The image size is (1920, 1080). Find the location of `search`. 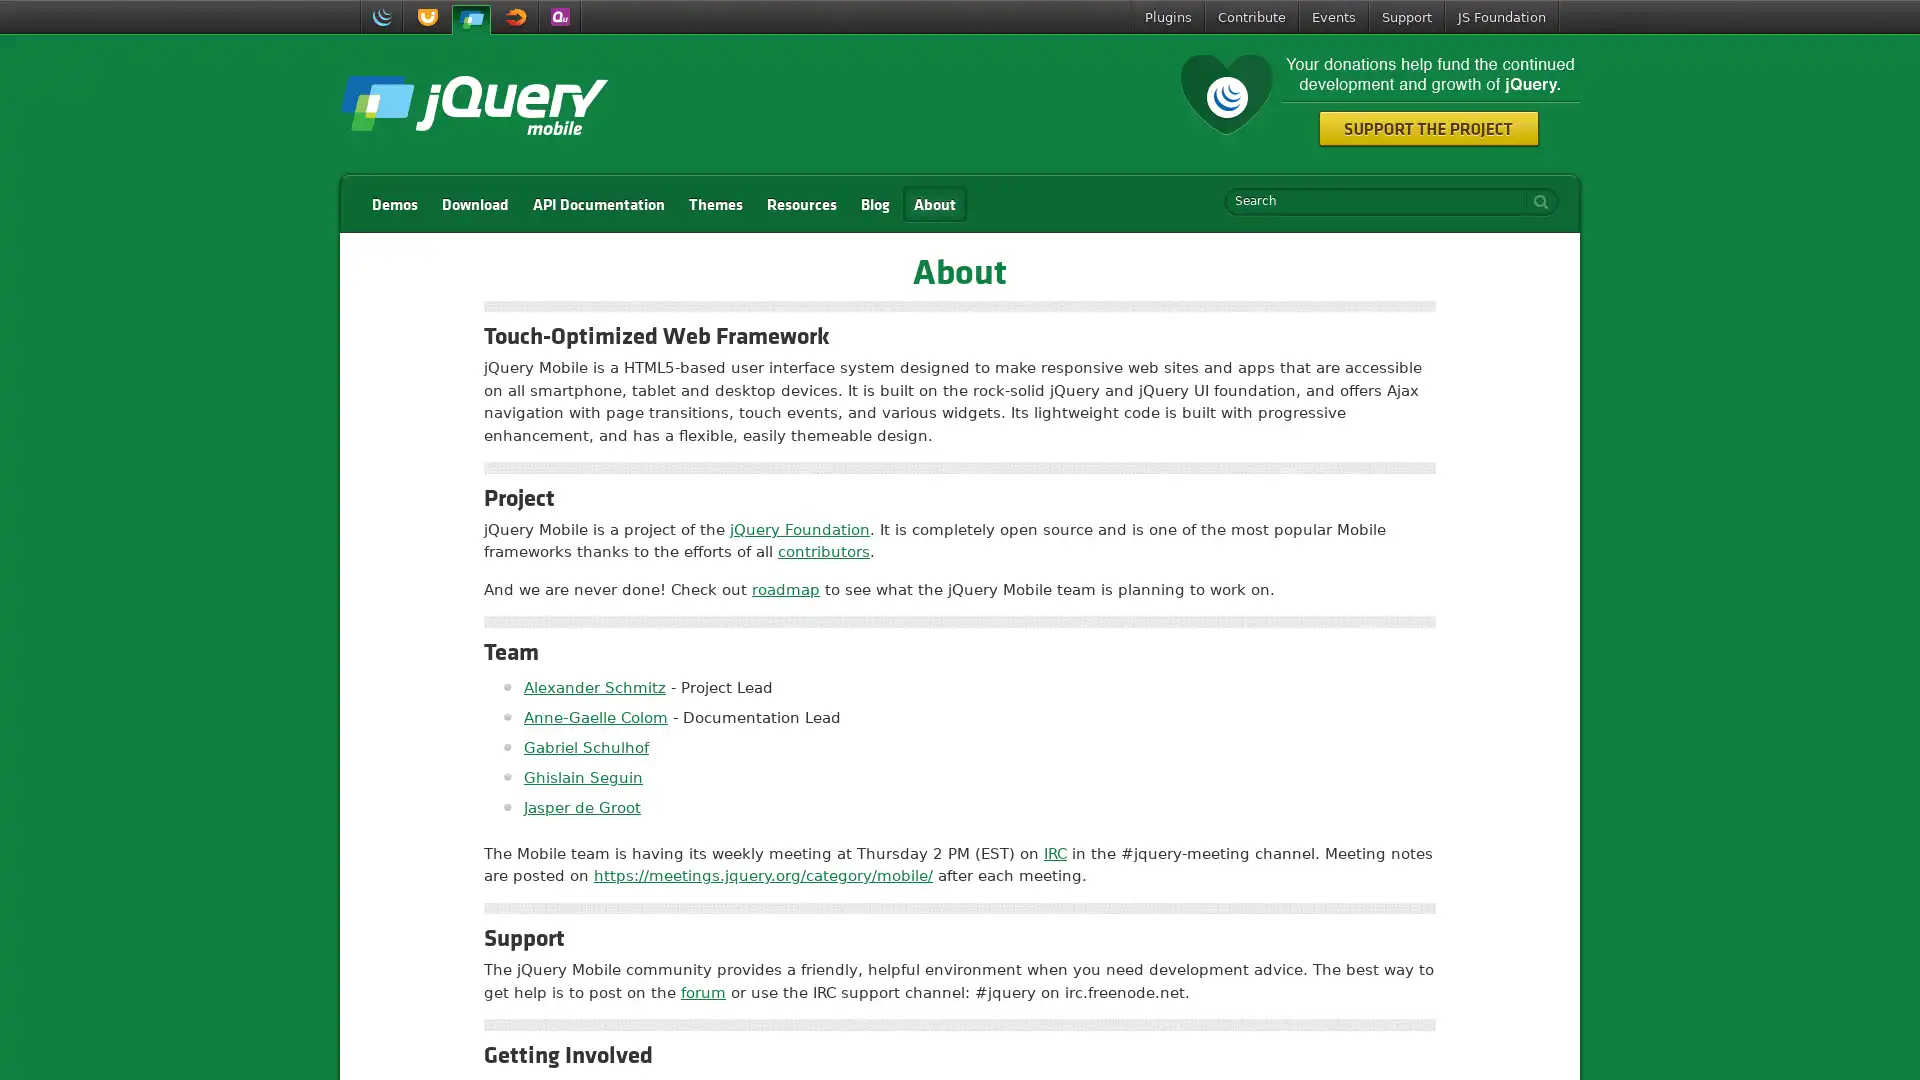

search is located at coordinates (1535, 201).